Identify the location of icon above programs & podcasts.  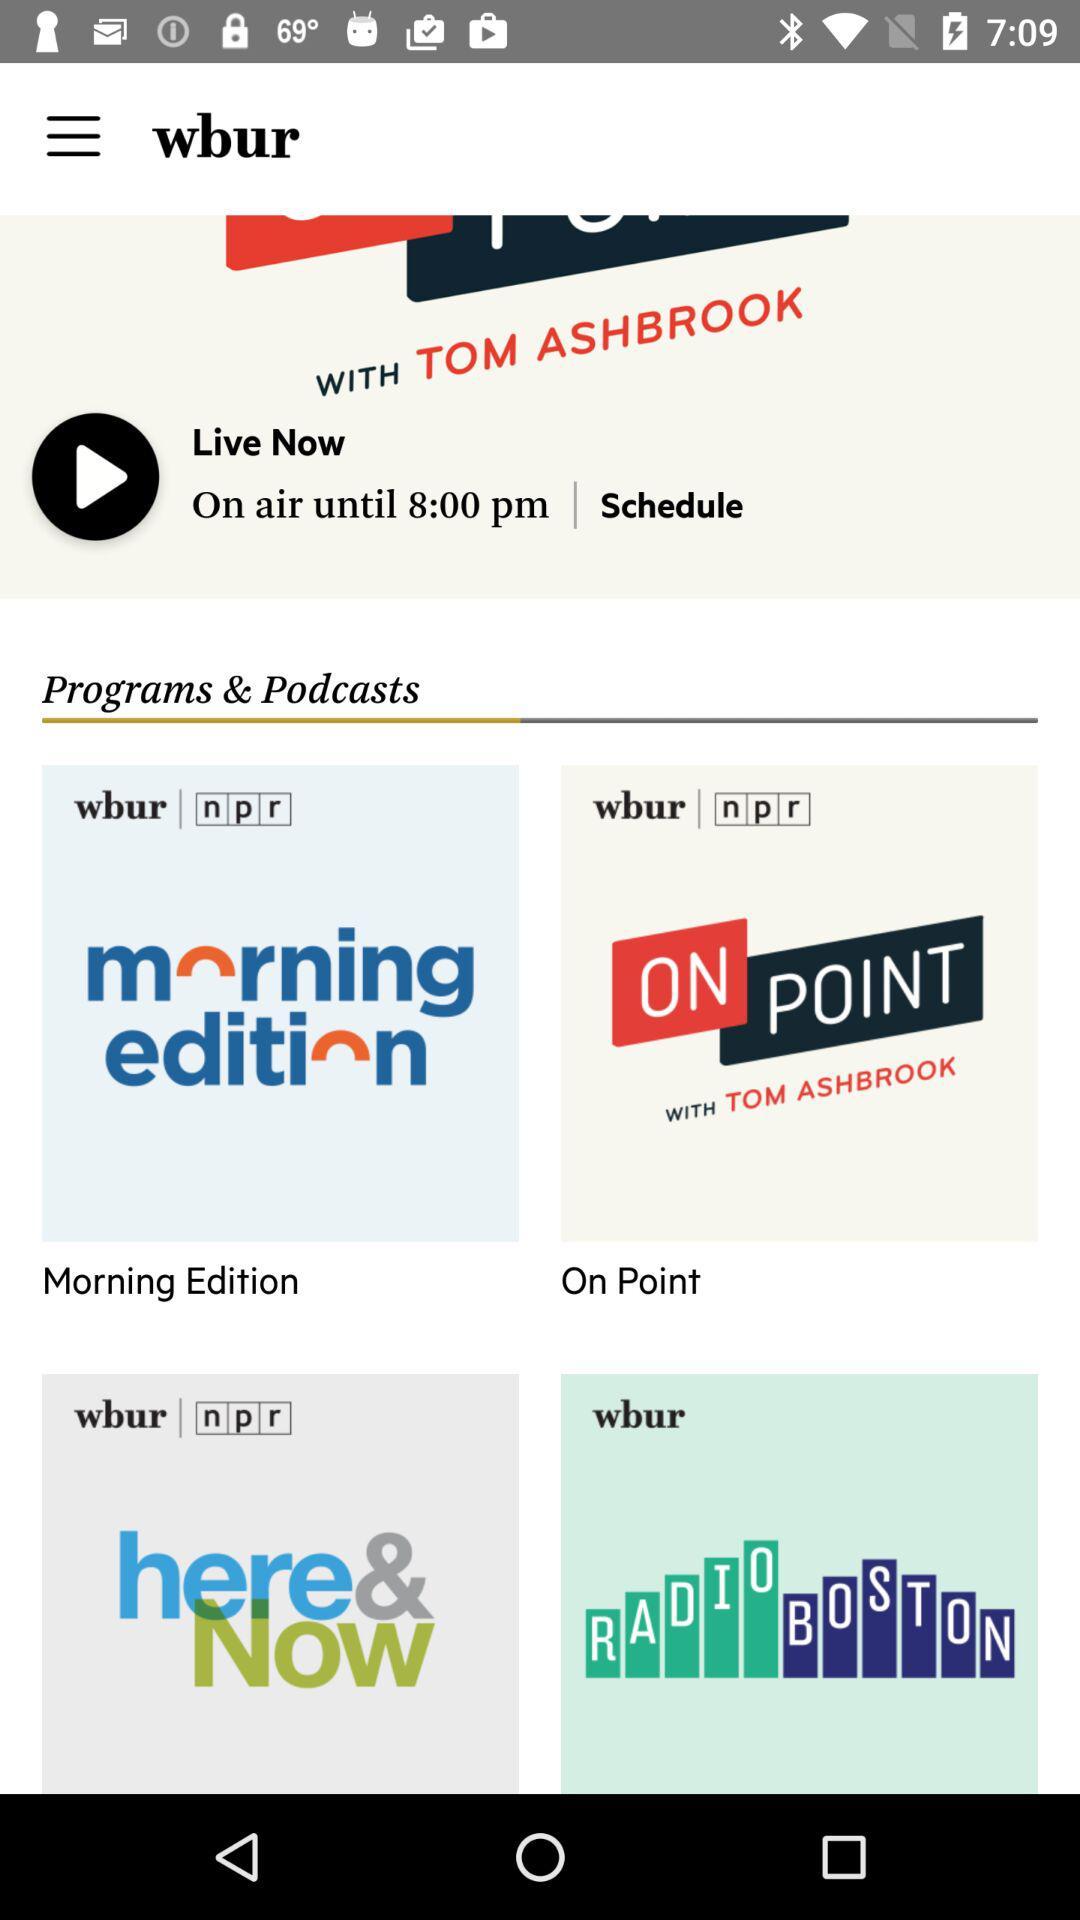
(671, 503).